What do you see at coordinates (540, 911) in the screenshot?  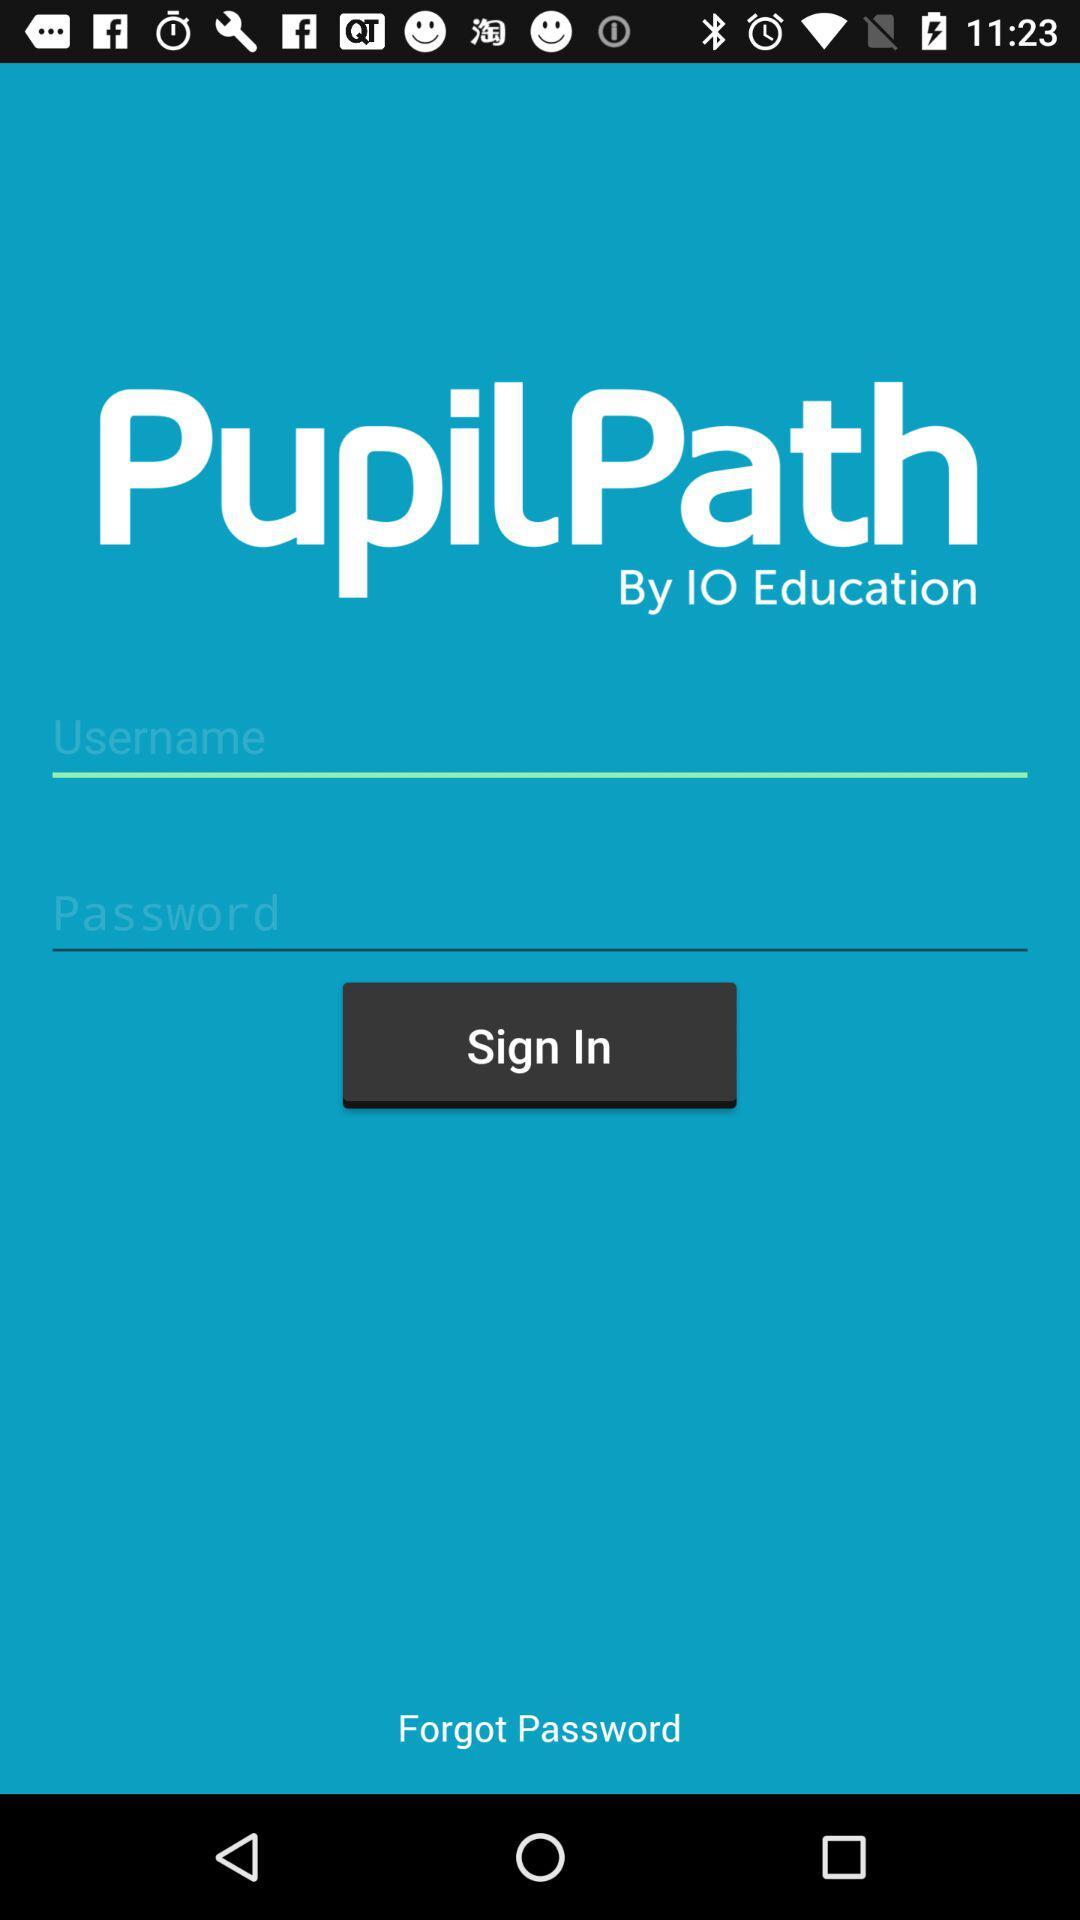 I see `item above the sign in` at bounding box center [540, 911].